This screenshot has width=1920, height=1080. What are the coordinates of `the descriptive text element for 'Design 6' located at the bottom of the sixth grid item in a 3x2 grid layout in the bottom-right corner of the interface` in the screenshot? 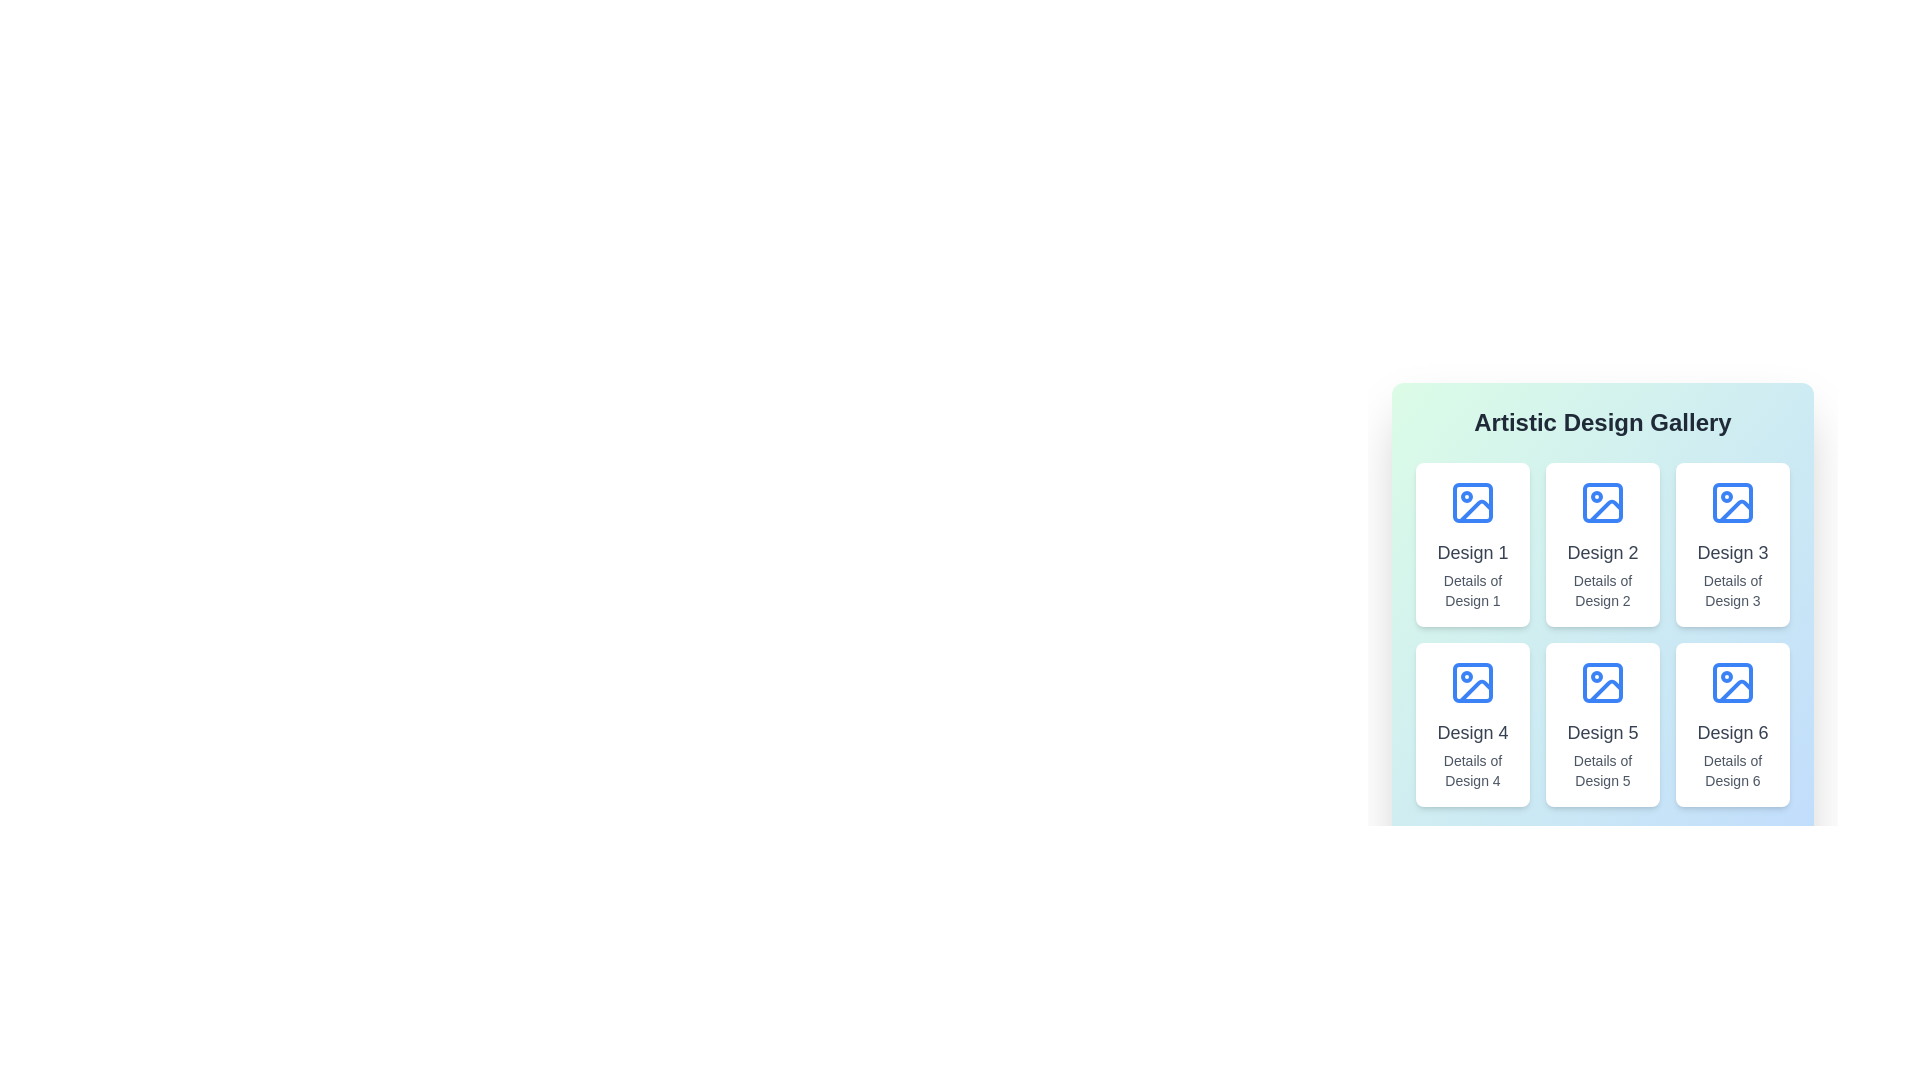 It's located at (1731, 770).